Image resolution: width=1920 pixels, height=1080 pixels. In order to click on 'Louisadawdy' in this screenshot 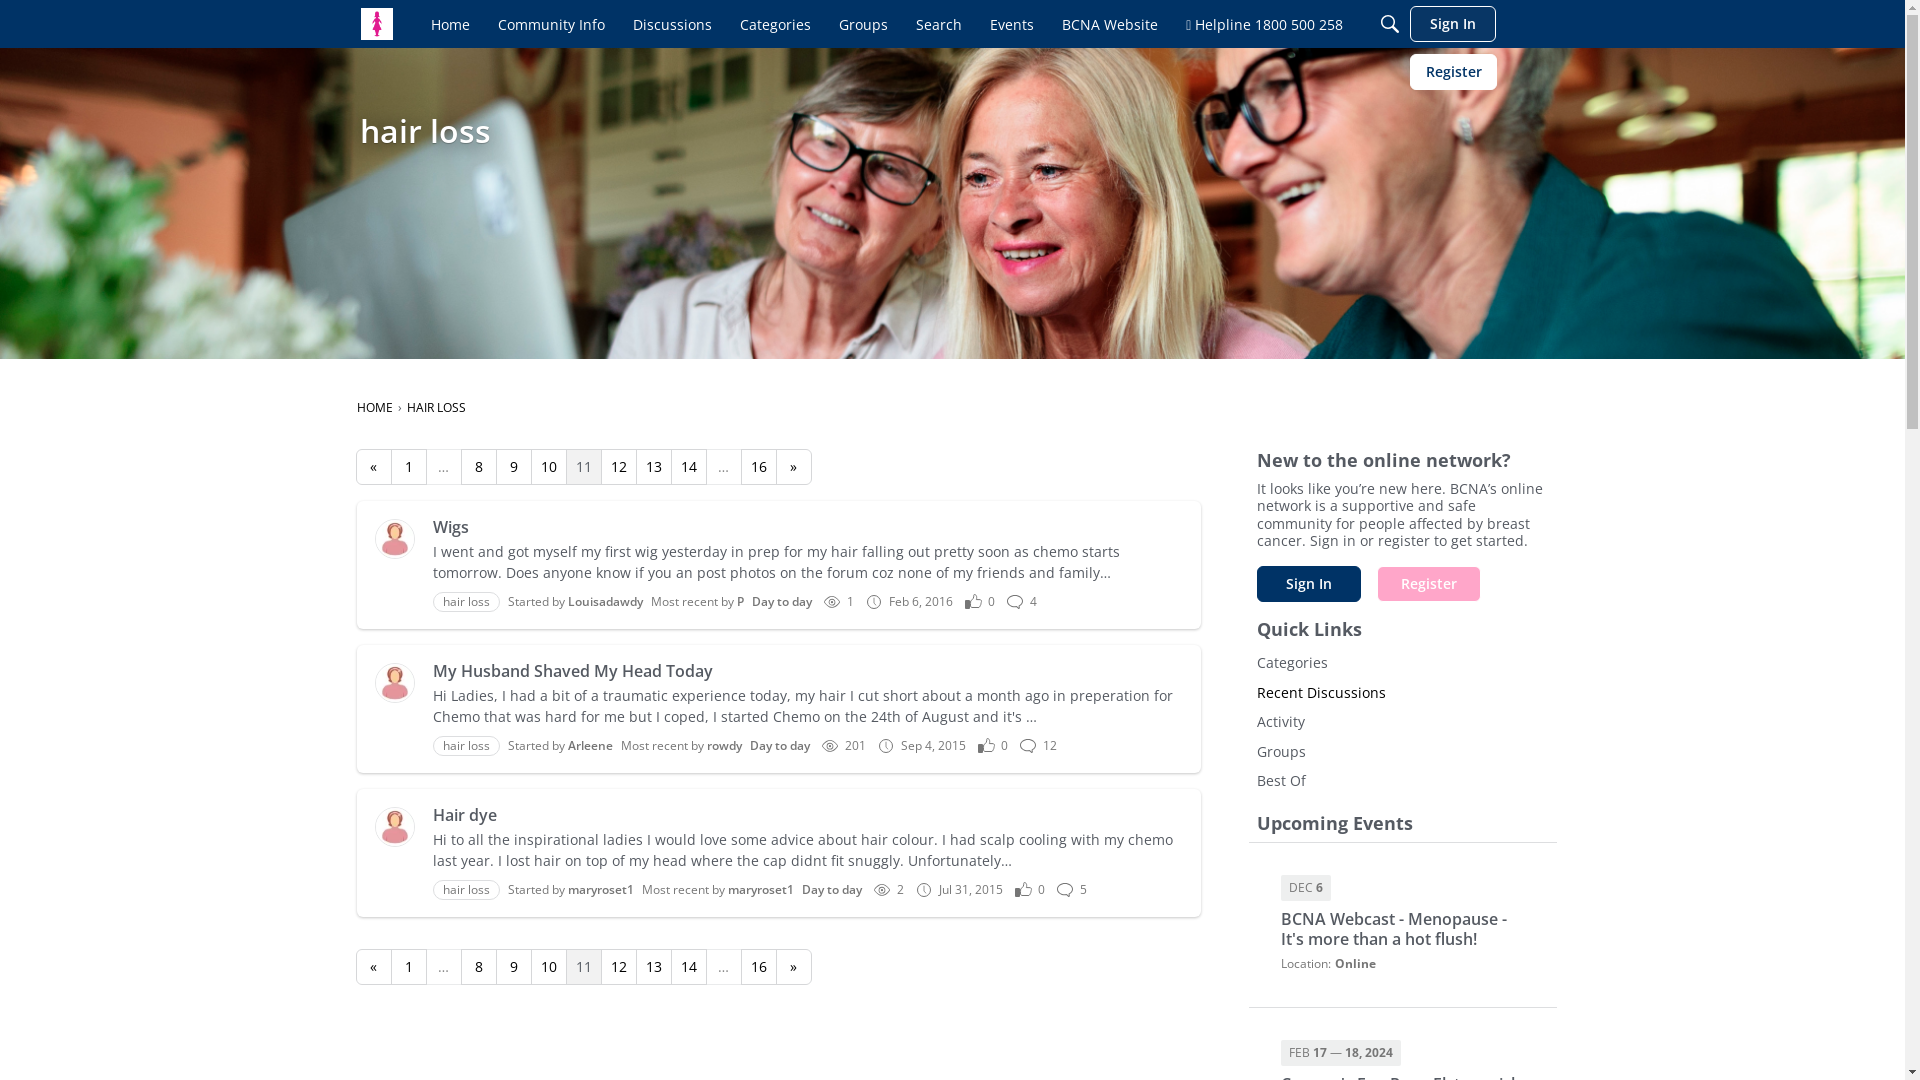, I will do `click(566, 600)`.